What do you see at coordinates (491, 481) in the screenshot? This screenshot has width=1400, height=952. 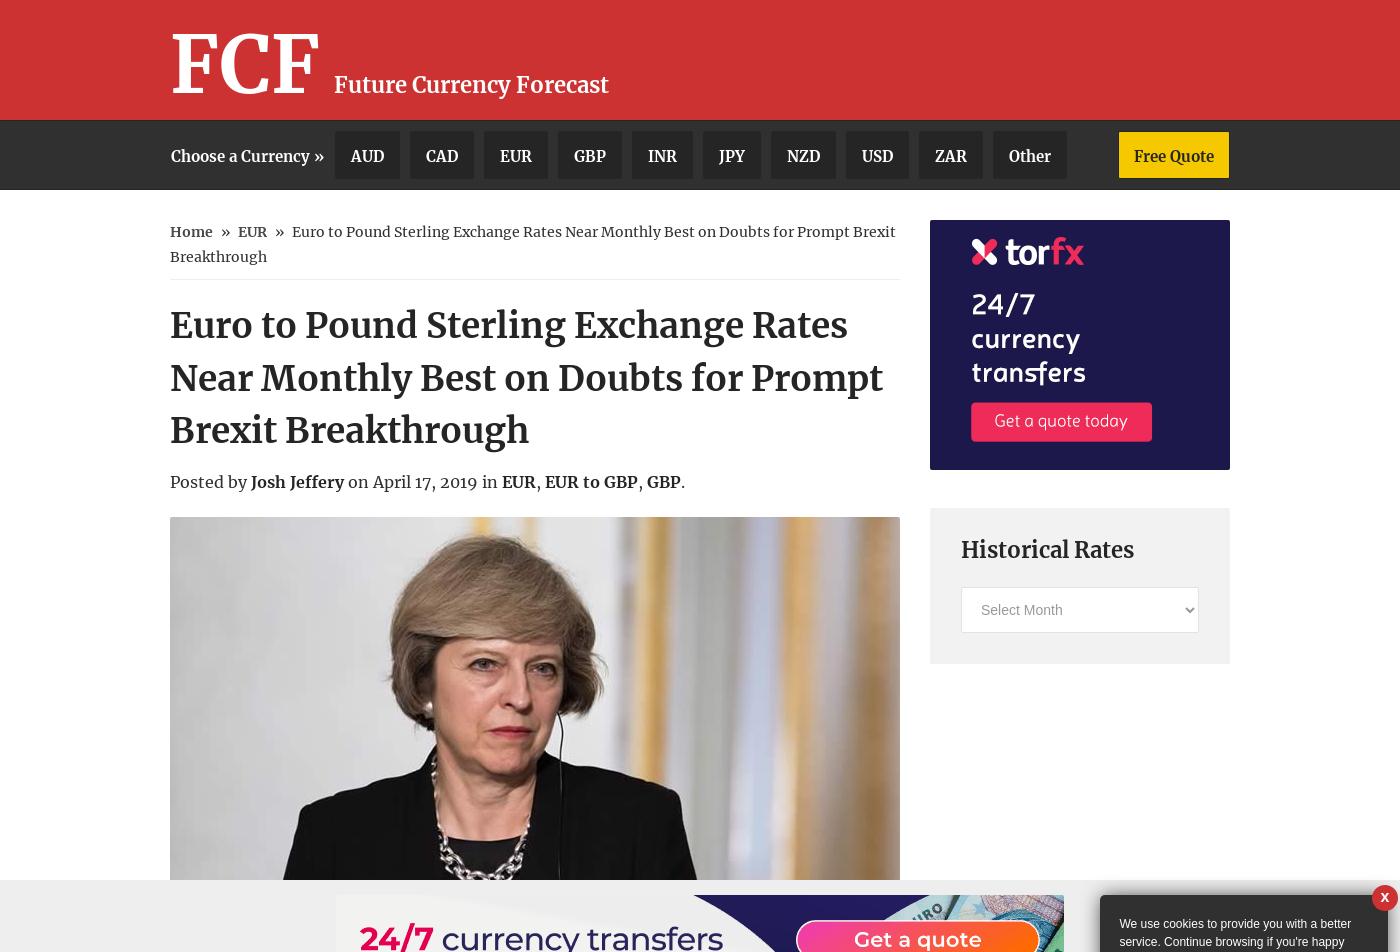 I see `'in'` at bounding box center [491, 481].